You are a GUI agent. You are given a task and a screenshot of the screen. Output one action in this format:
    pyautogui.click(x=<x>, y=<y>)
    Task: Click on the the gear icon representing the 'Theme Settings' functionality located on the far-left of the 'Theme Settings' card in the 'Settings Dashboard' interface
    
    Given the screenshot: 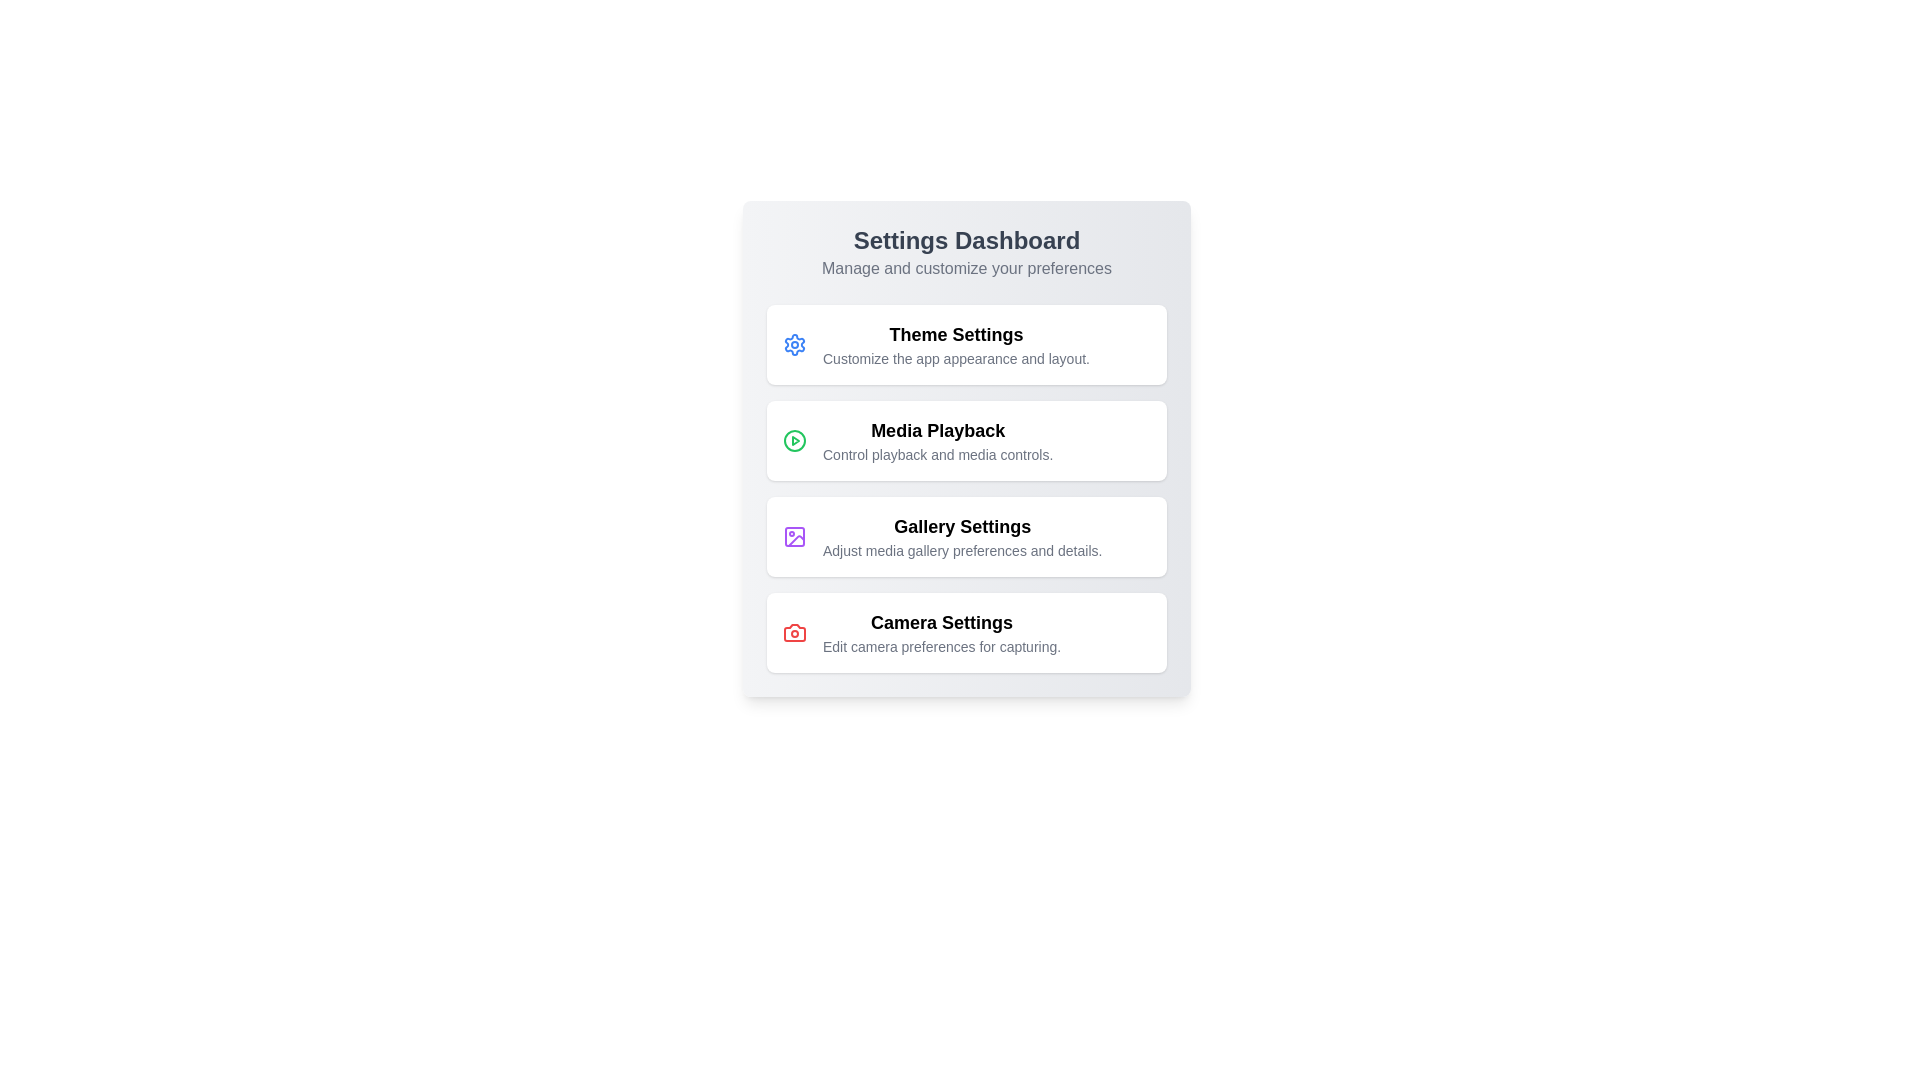 What is the action you would take?
    pyautogui.click(x=794, y=343)
    